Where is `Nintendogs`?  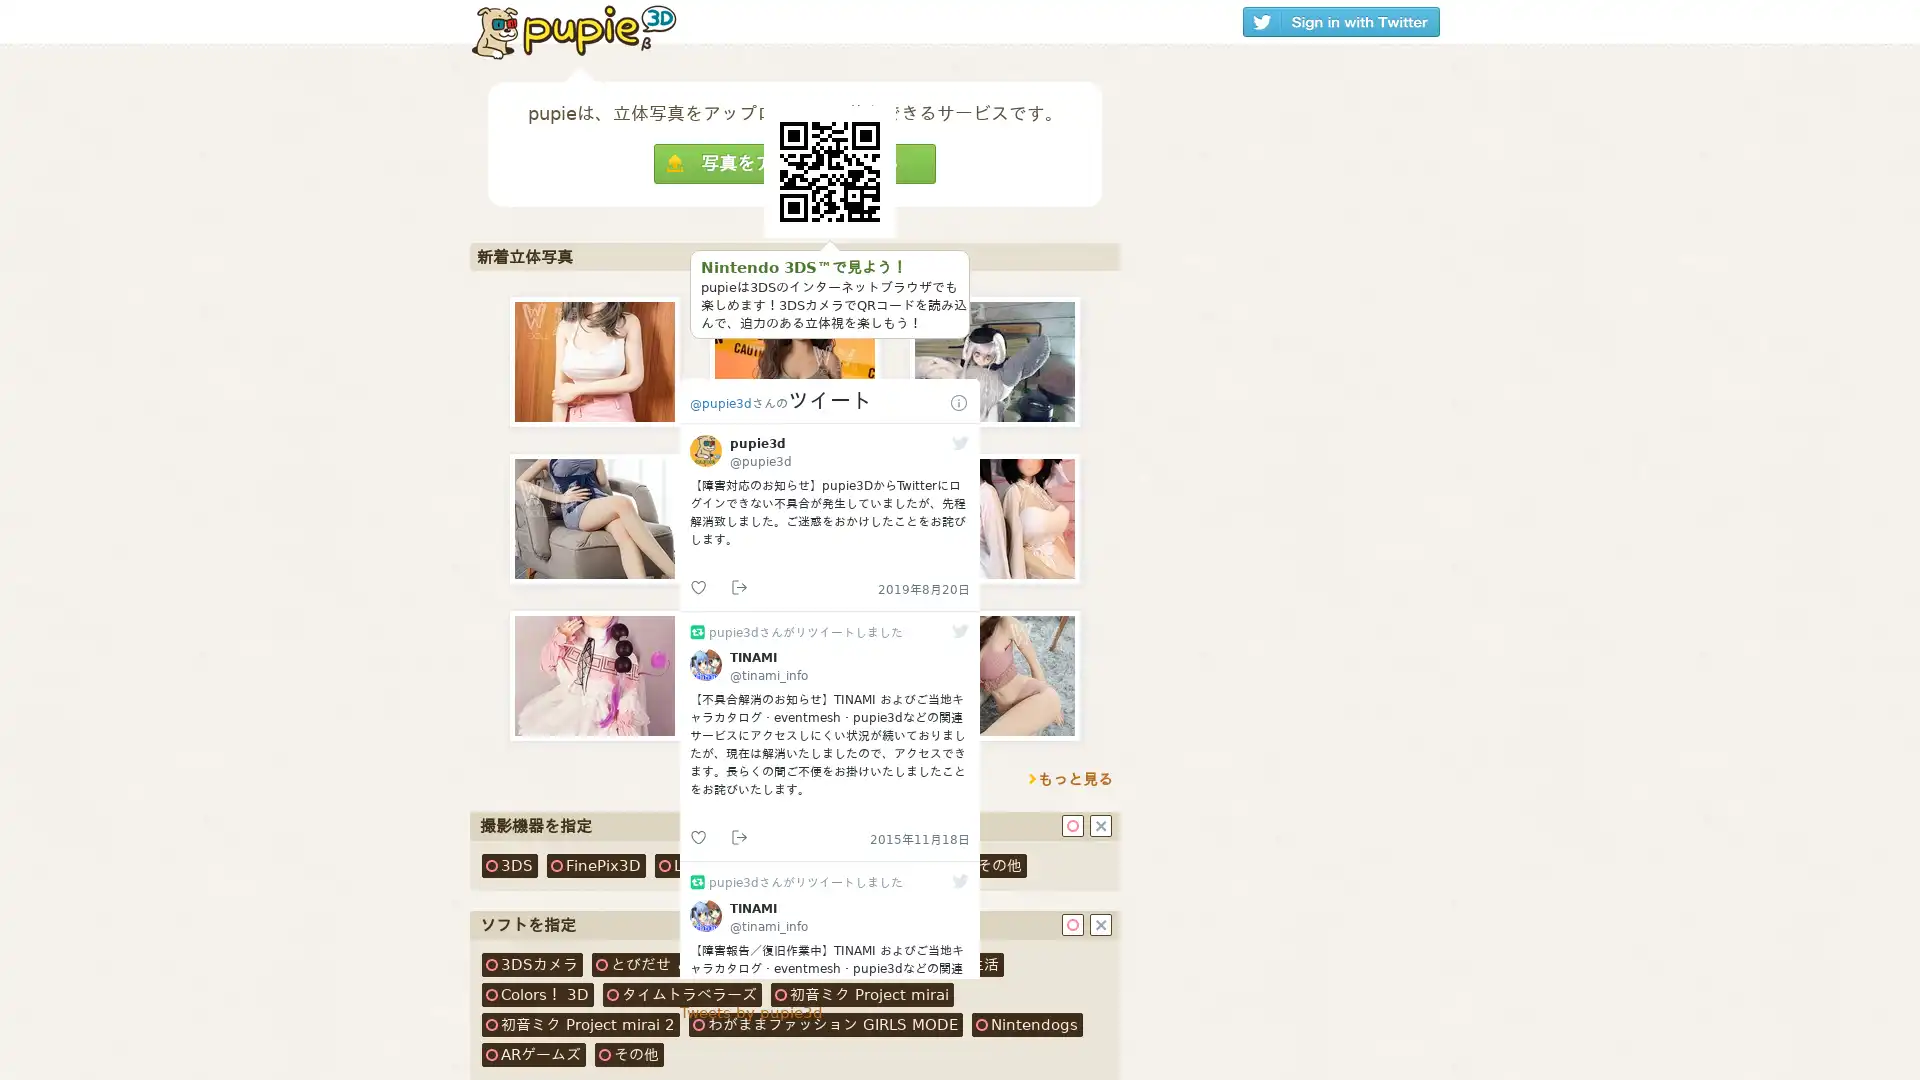 Nintendogs is located at coordinates (1027, 1025).